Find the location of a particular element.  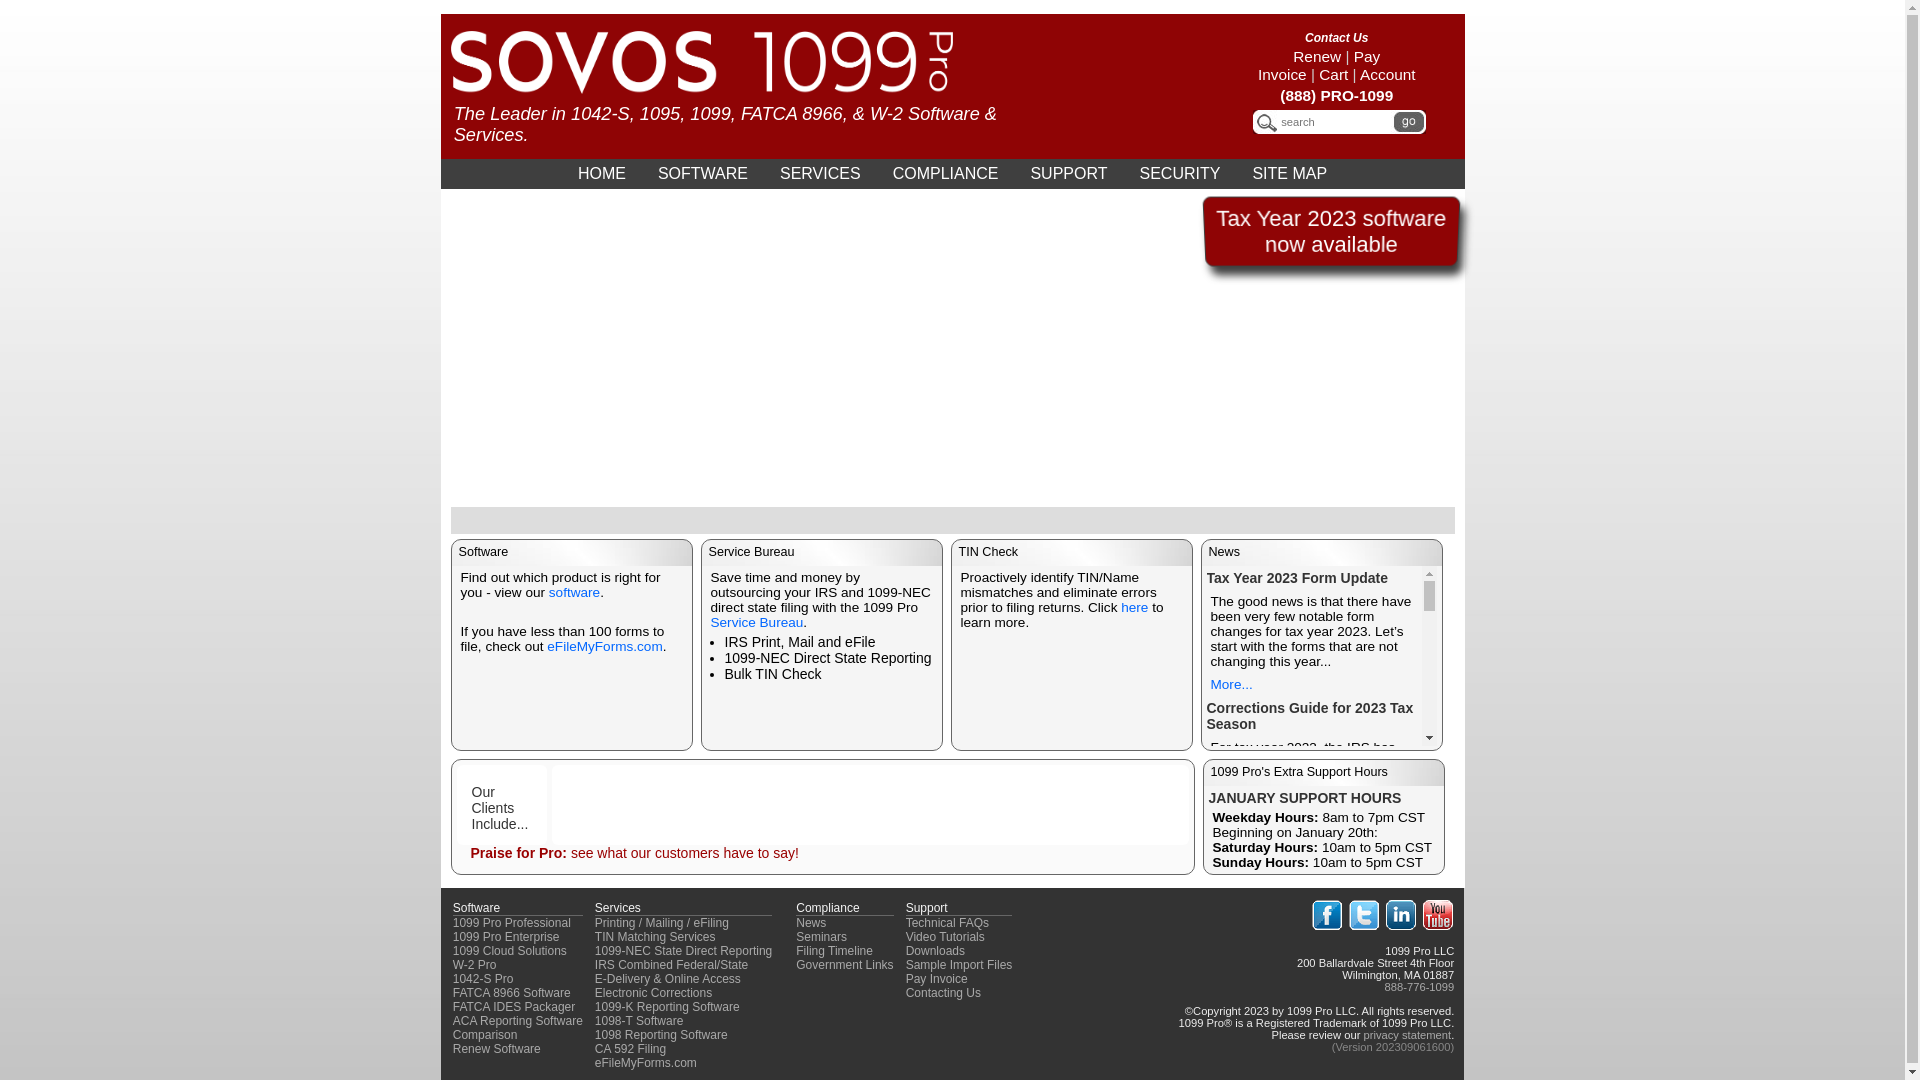

'Sample Import Files' is located at coordinates (958, 963).